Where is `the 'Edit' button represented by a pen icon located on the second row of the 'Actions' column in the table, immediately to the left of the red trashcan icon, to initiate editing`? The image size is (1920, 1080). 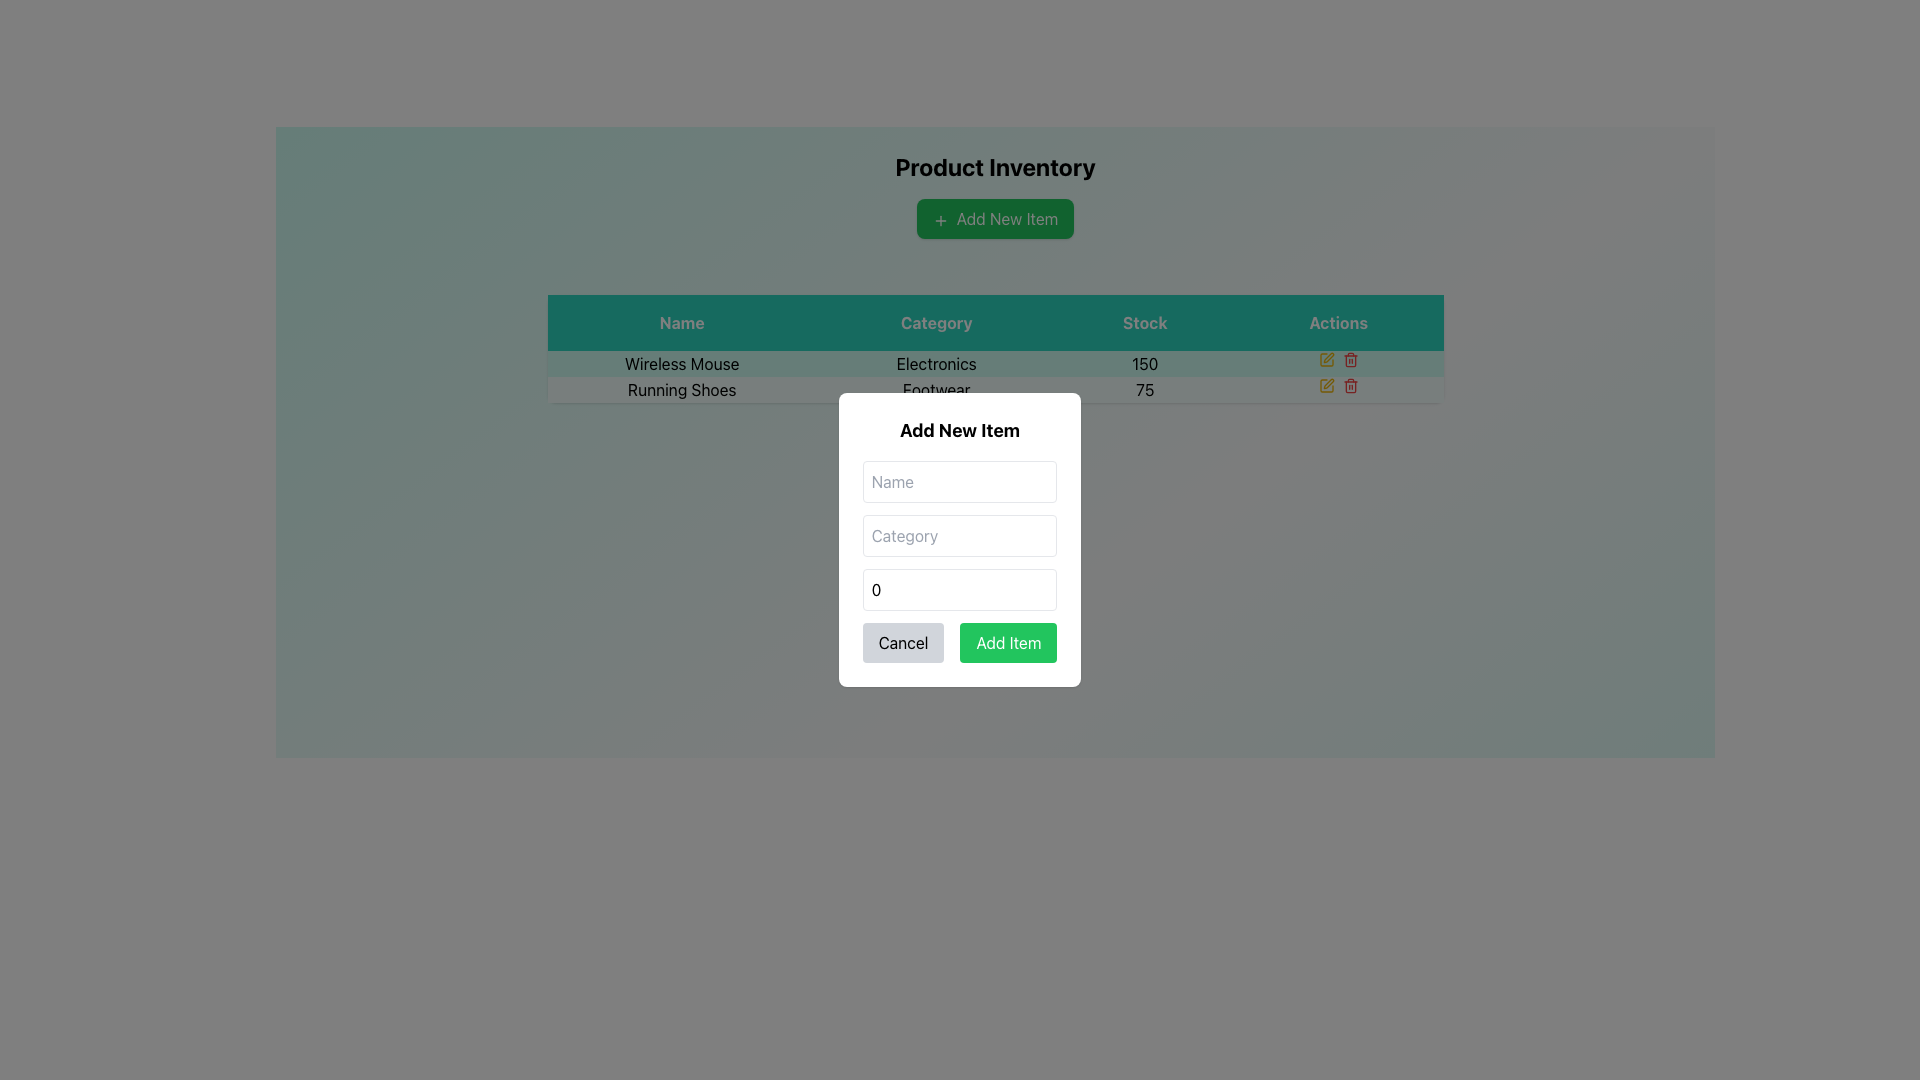
the 'Edit' button represented by a pen icon located on the second row of the 'Actions' column in the table, immediately to the left of the red trashcan icon, to initiate editing is located at coordinates (1326, 385).